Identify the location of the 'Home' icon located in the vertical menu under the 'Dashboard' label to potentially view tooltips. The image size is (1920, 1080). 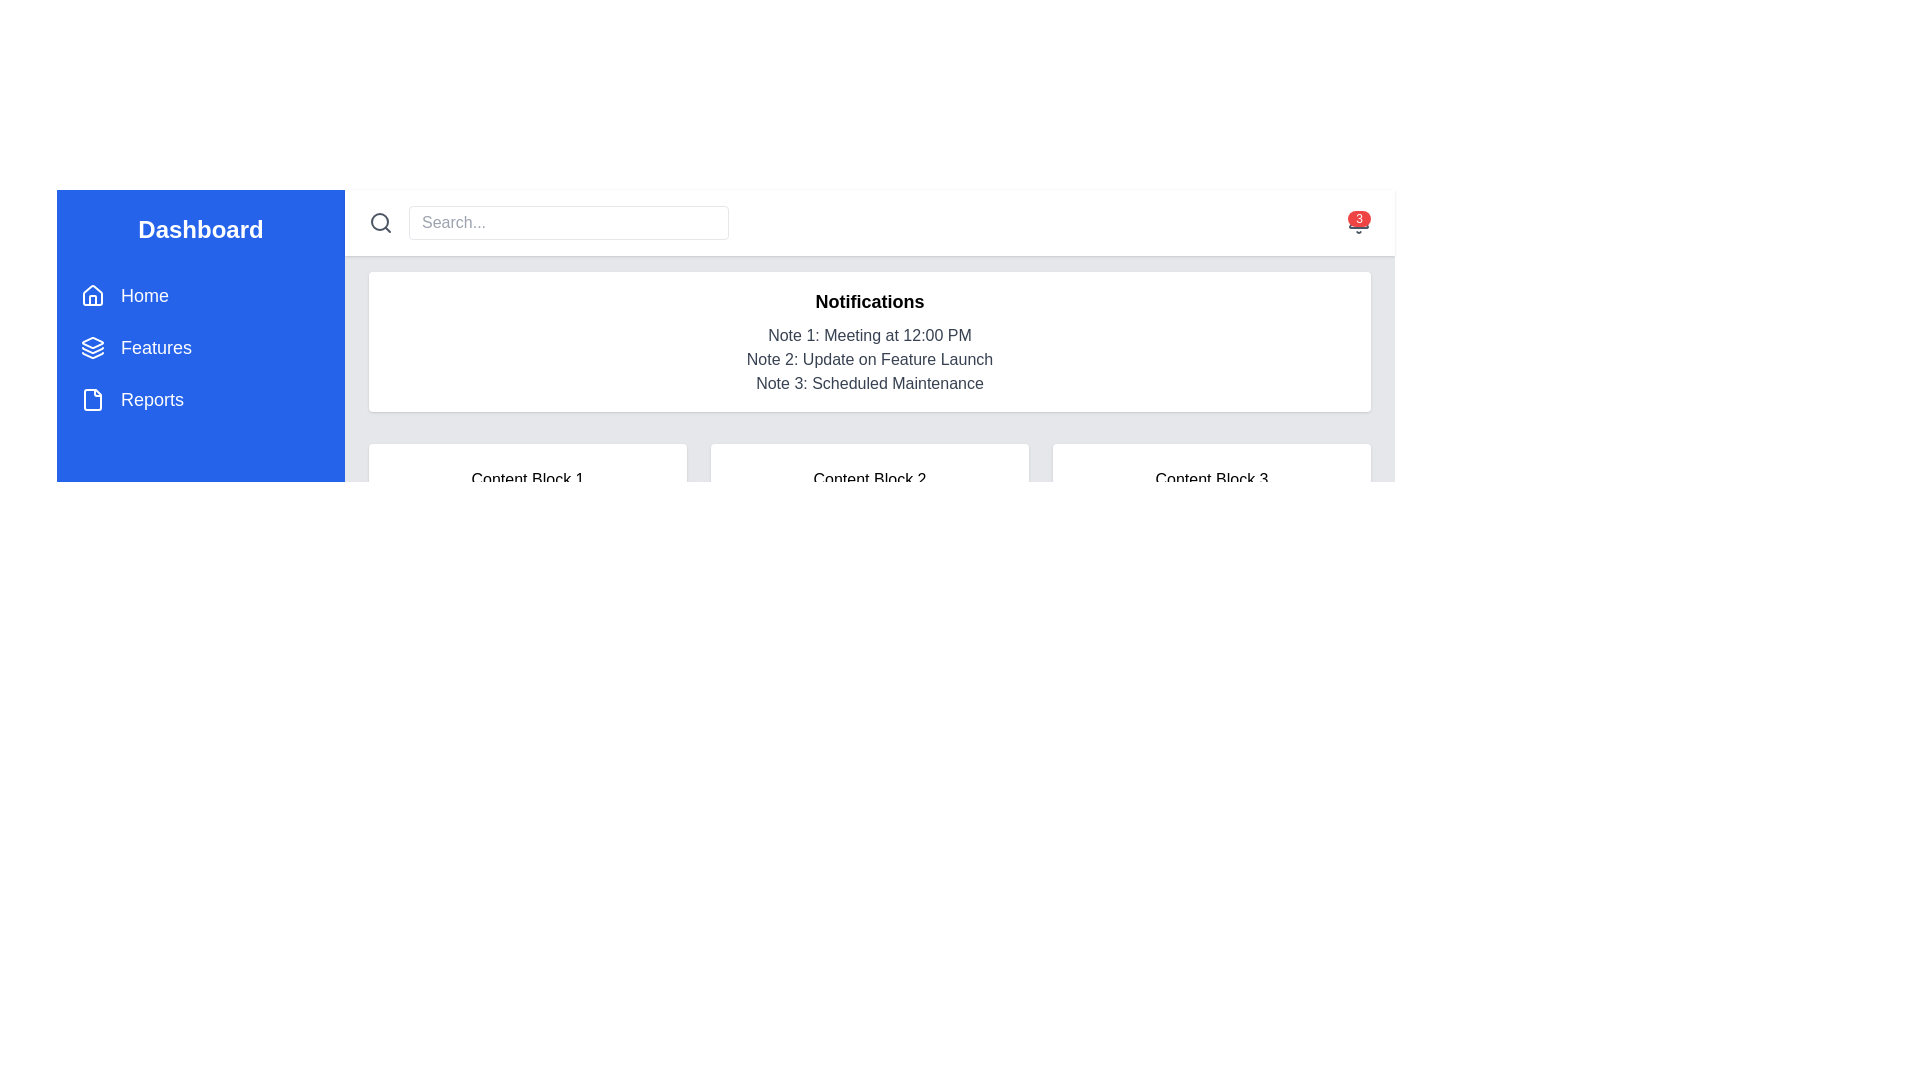
(91, 296).